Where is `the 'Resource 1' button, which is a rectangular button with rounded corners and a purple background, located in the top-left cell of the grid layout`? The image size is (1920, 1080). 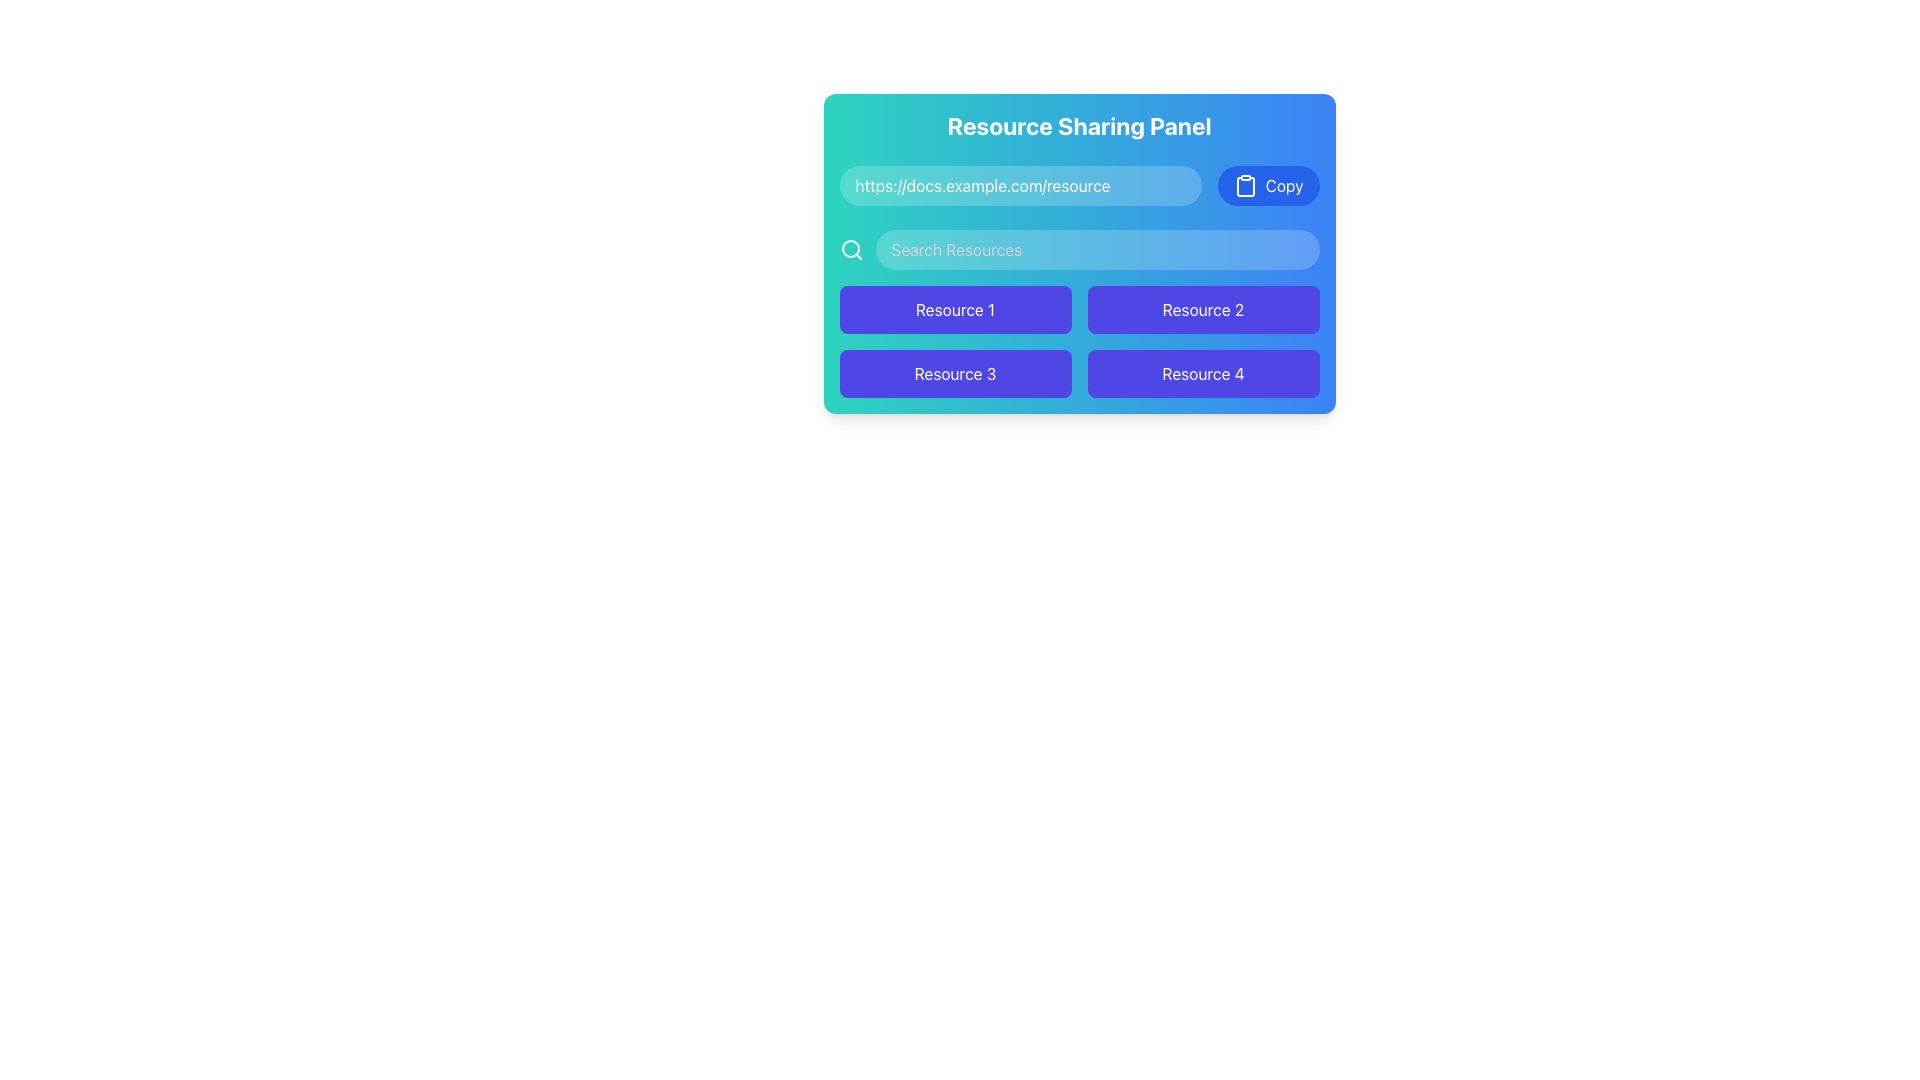 the 'Resource 1' button, which is a rectangular button with rounded corners and a purple background, located in the top-left cell of the grid layout is located at coordinates (954, 309).